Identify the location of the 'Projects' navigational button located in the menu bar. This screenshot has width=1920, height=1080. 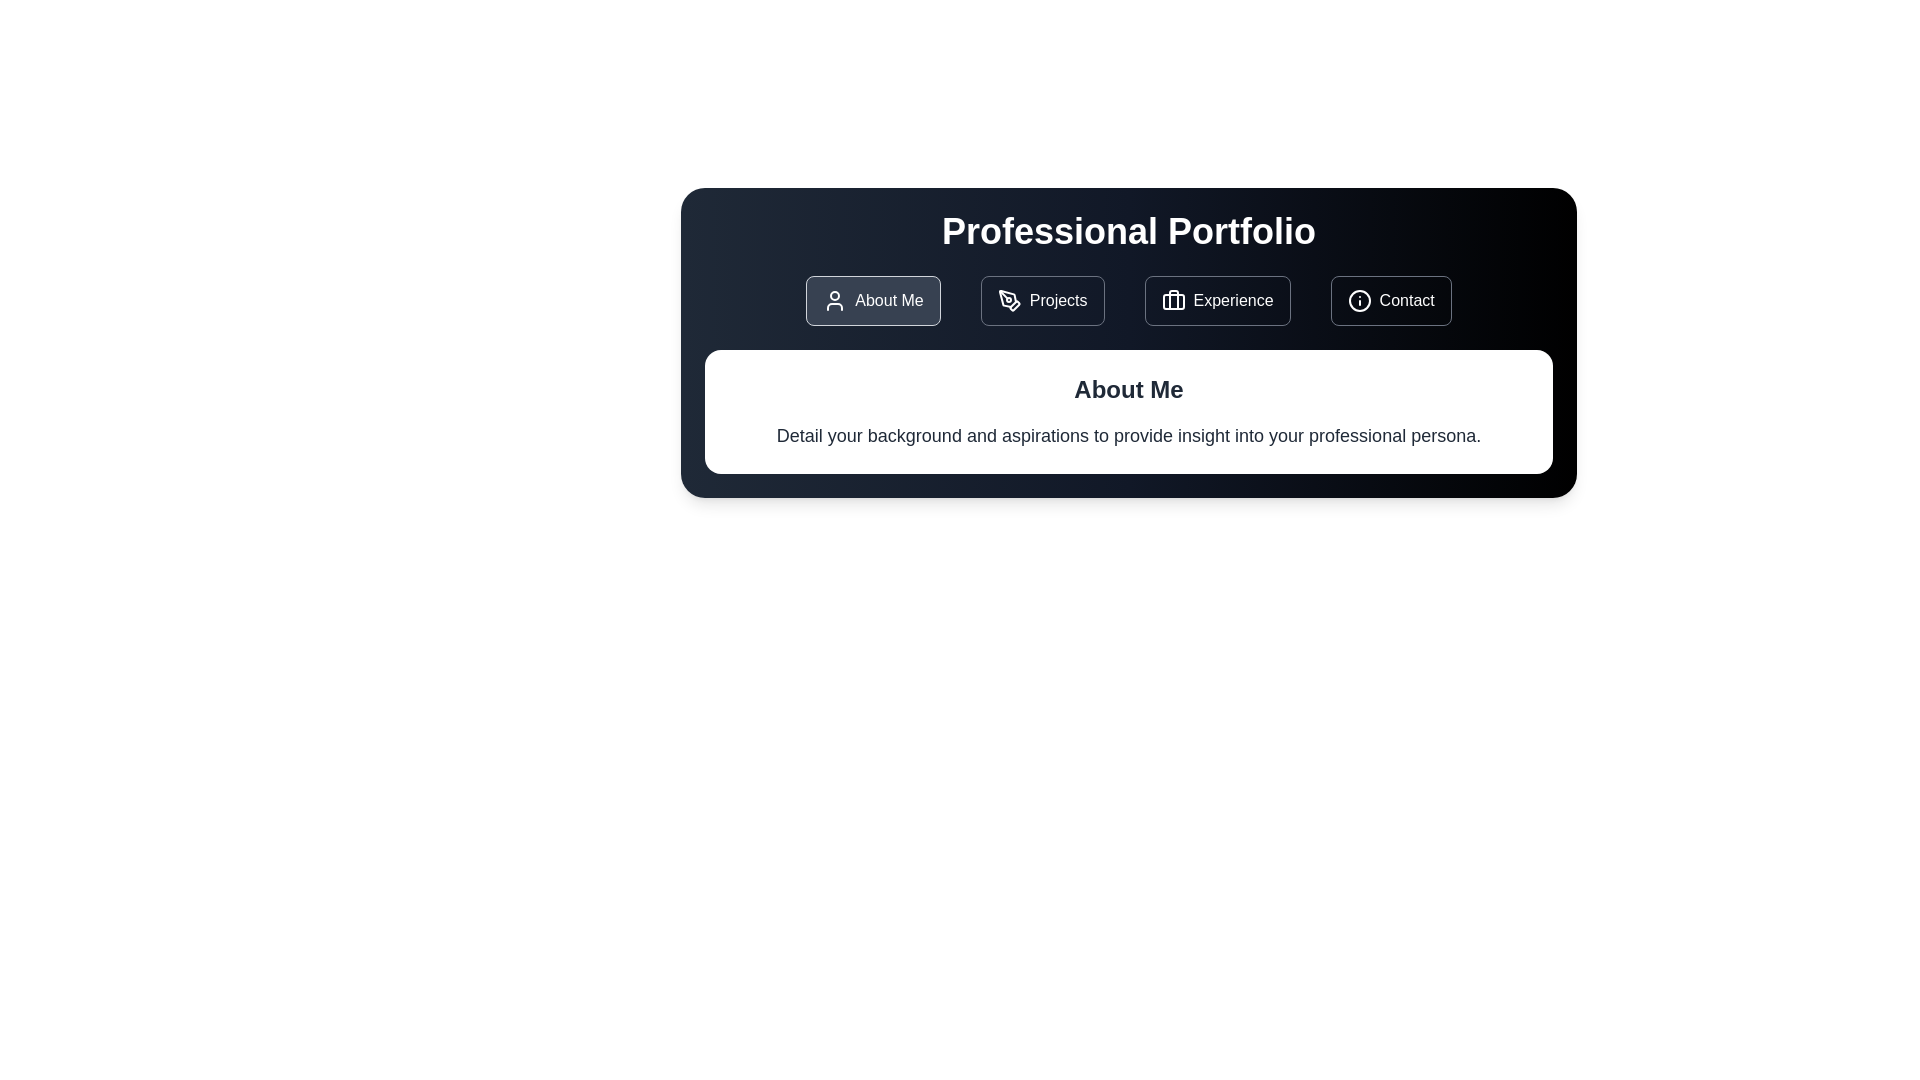
(1041, 300).